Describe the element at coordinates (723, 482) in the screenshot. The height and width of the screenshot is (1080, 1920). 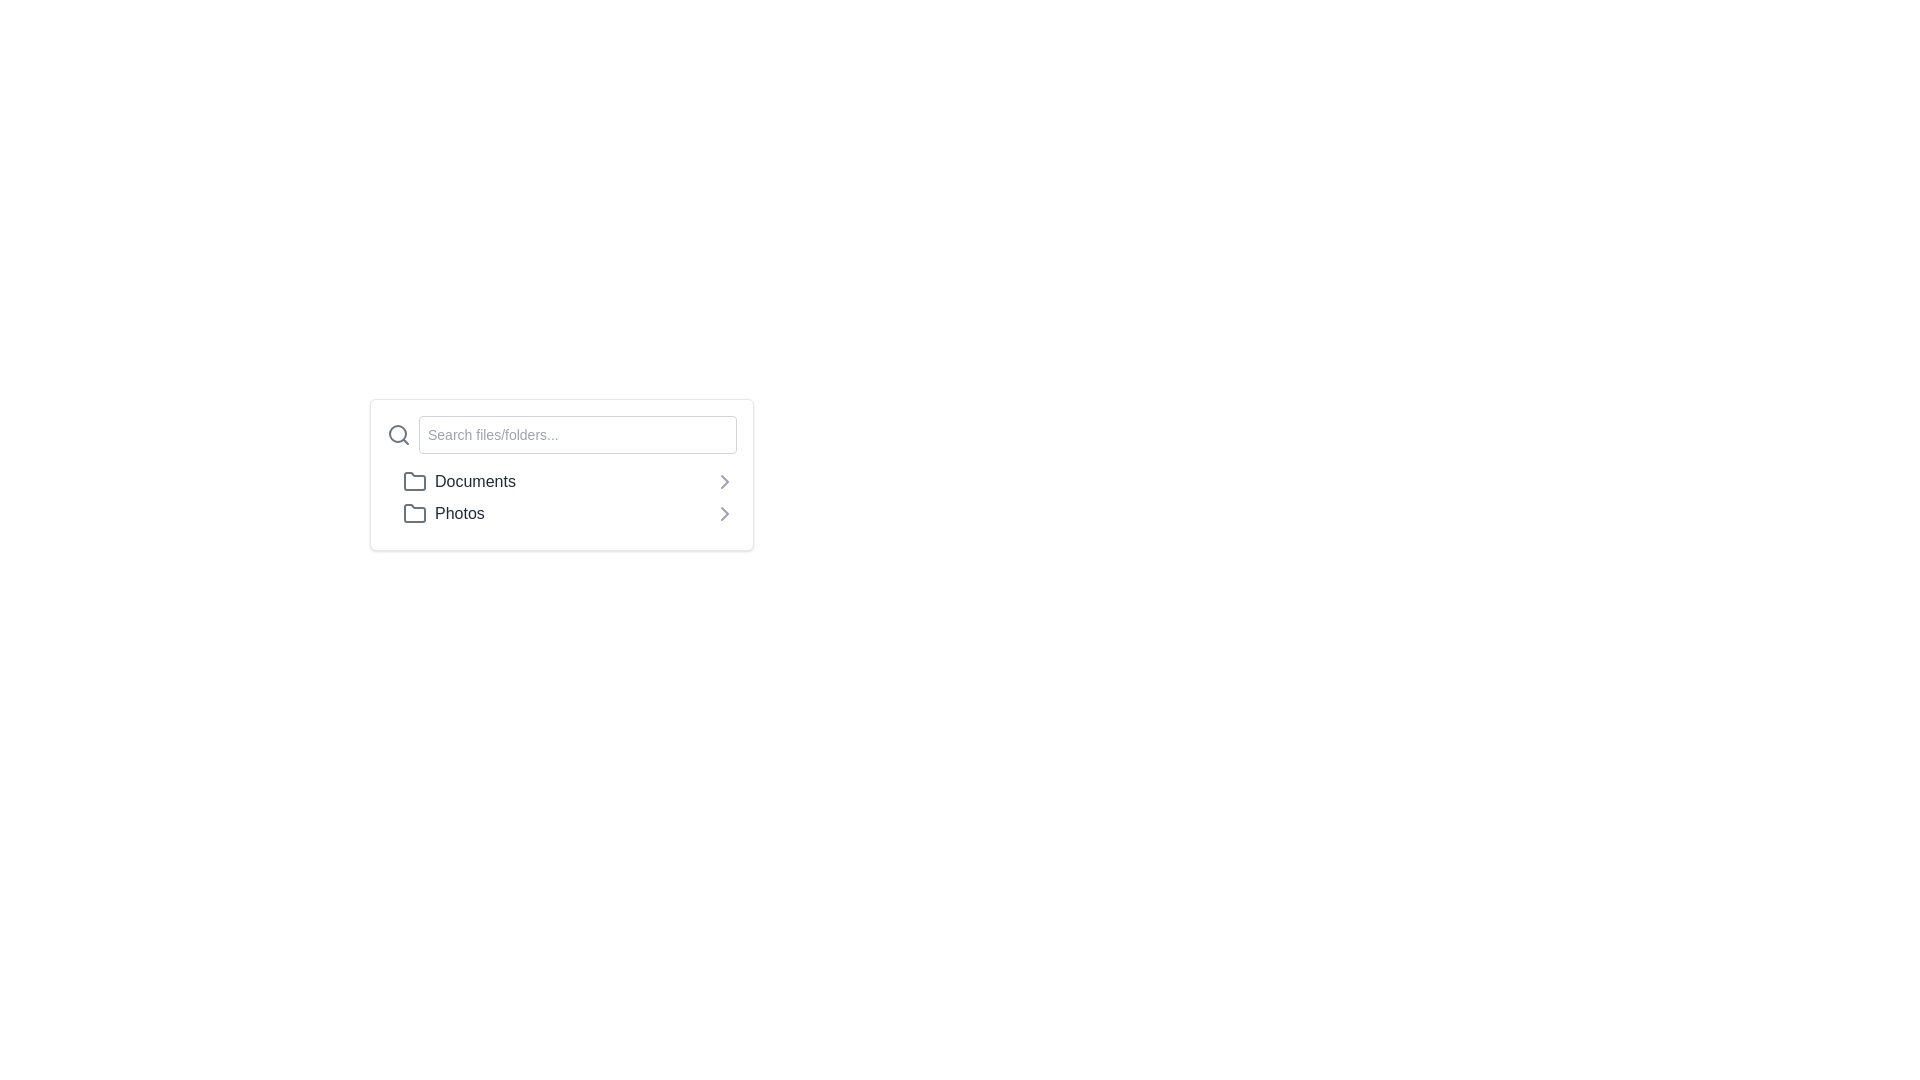
I see `the Chevron icon located on the right-most side of the 'Documents' row` at that location.